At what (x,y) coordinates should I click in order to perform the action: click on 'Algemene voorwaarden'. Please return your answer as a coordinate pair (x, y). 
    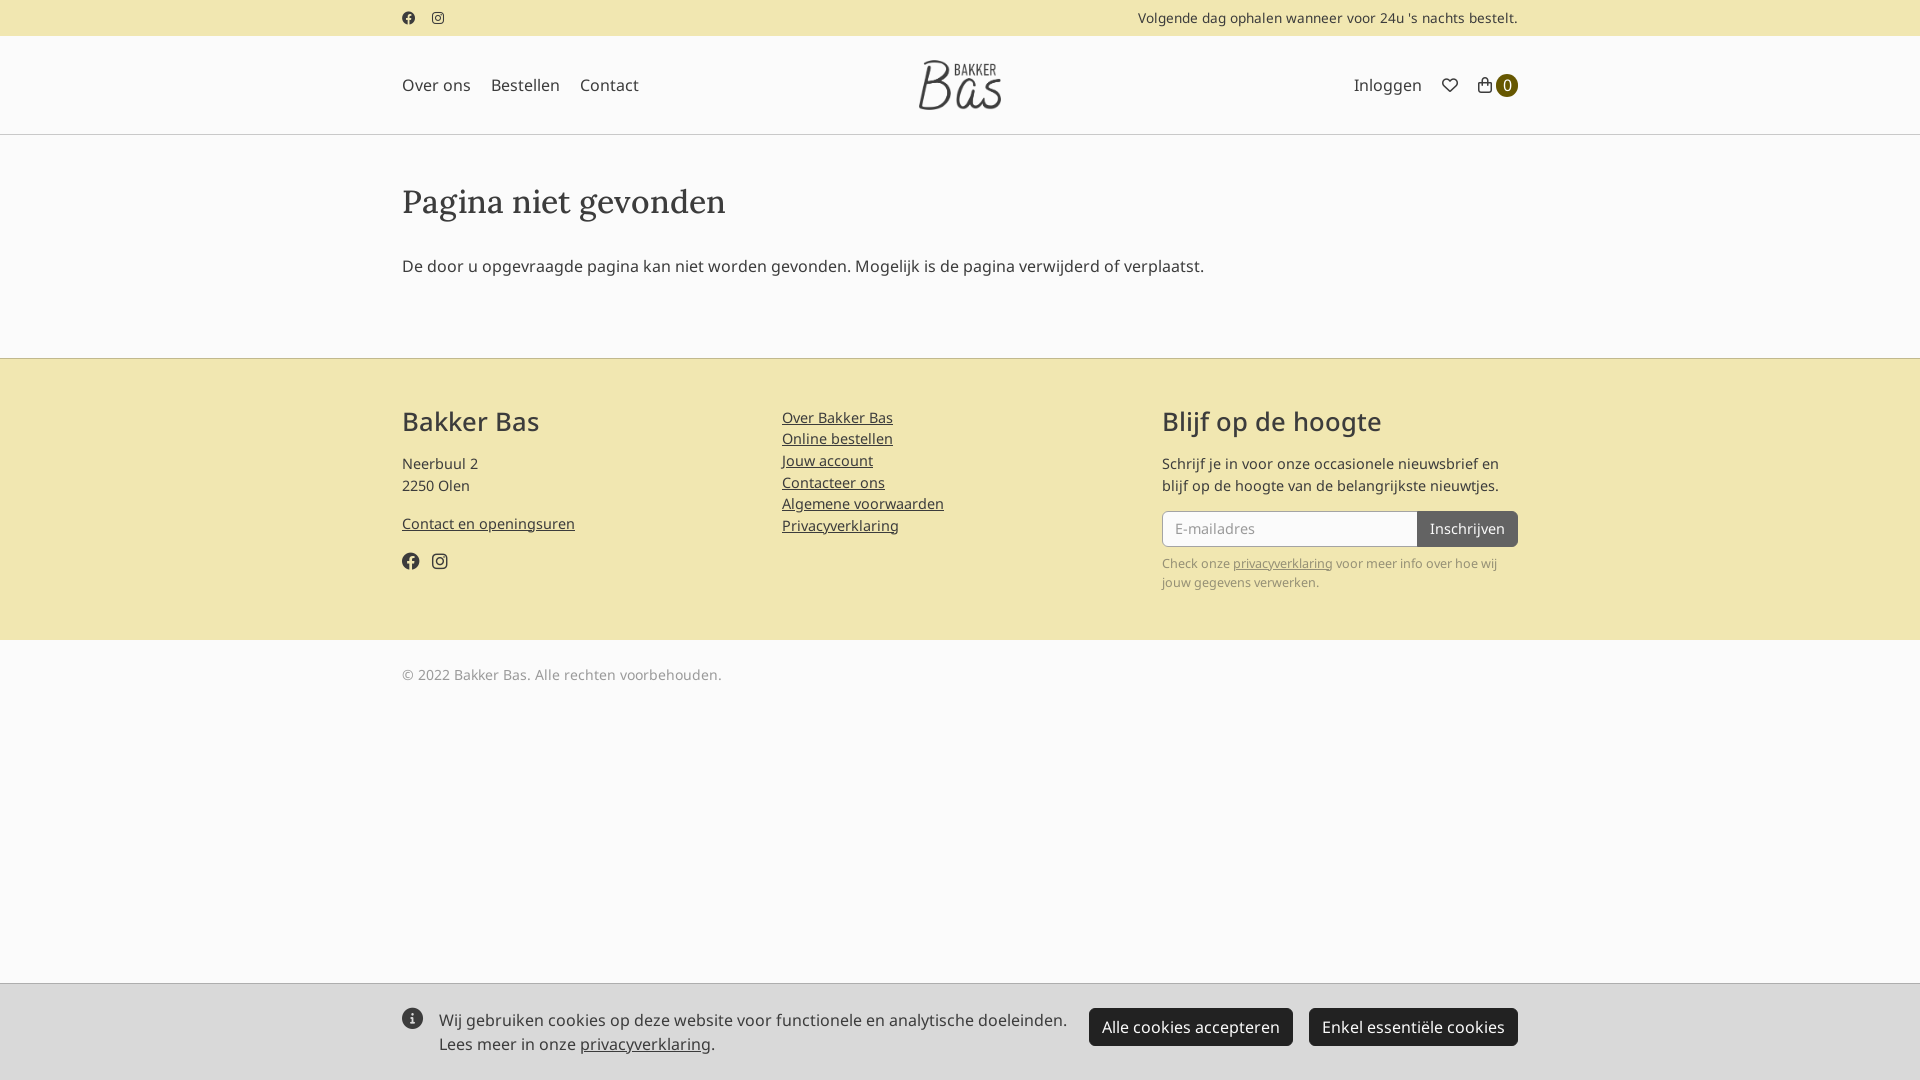
    Looking at the image, I should click on (781, 502).